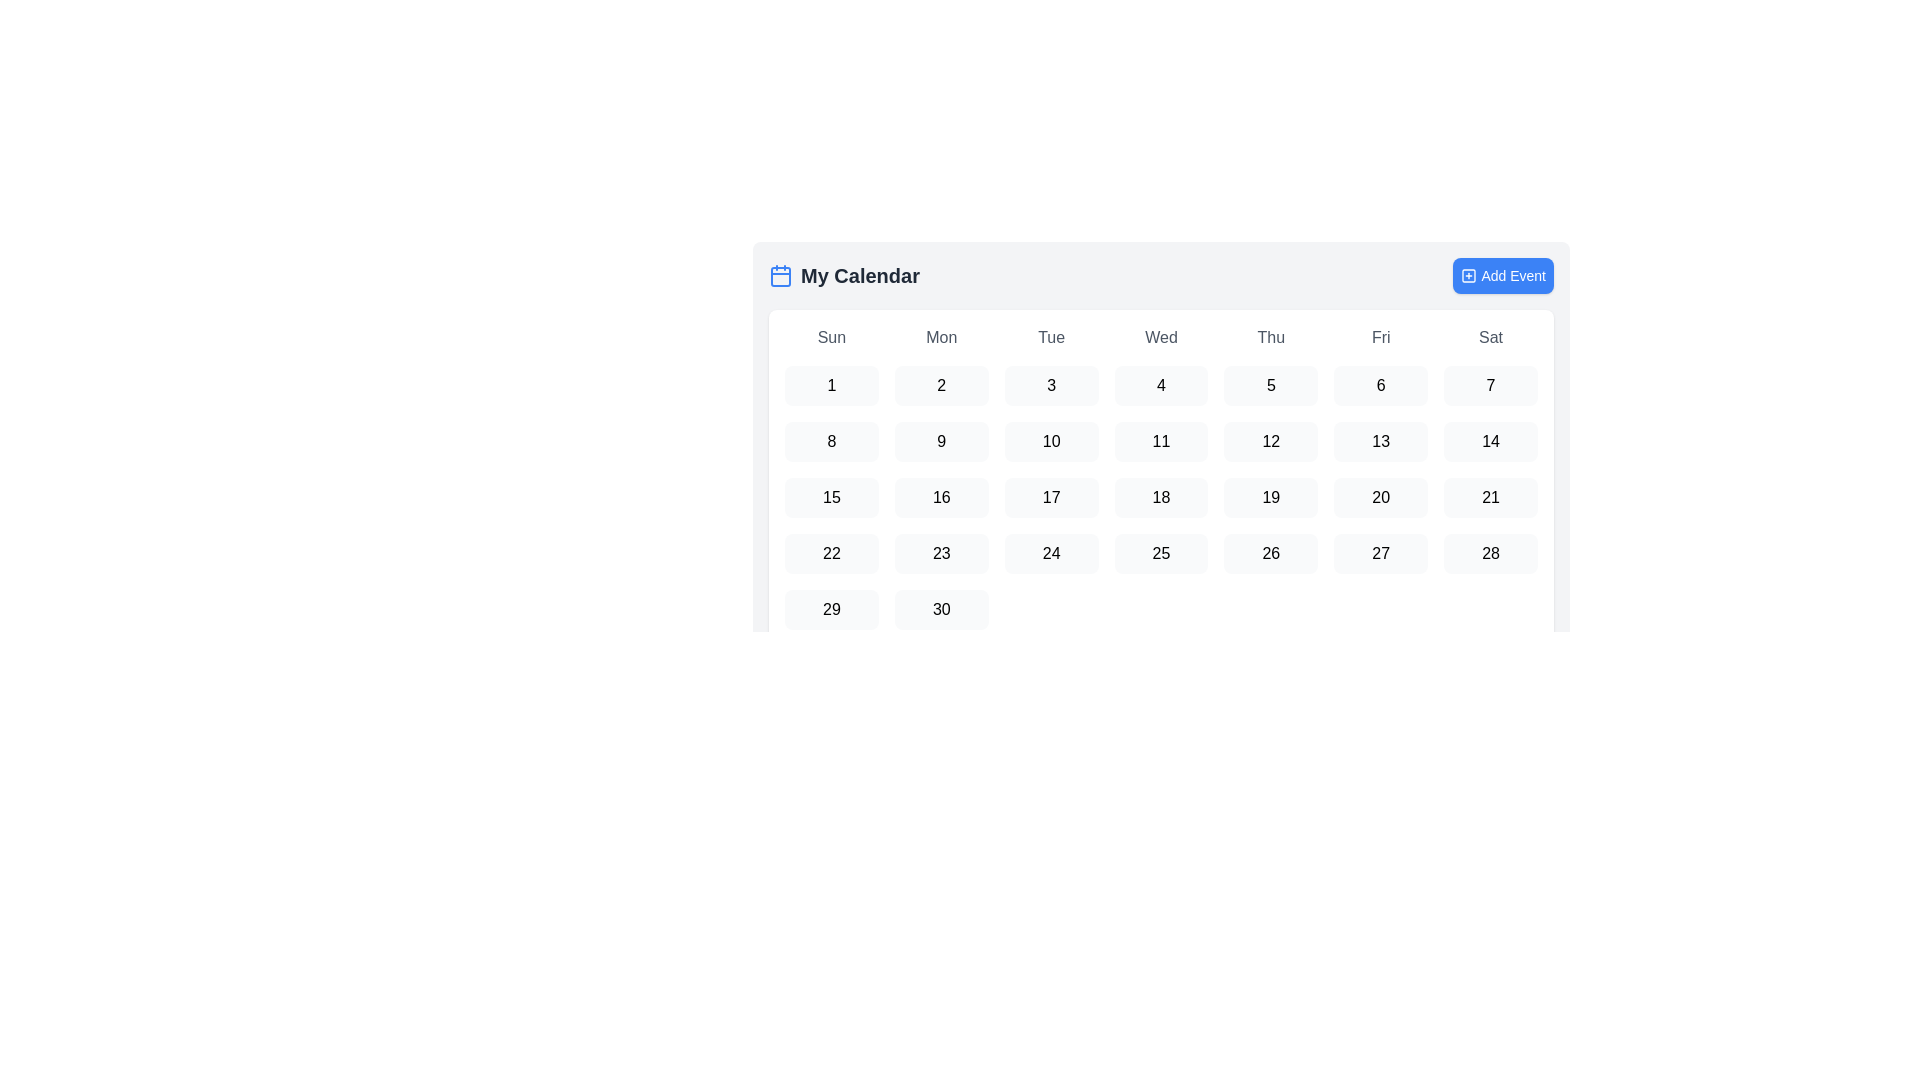 This screenshot has height=1080, width=1920. I want to click on the Text label indicating 'Monday' in the calendar interface, which is the second item in the list of day labels, positioned between 'Sun' and 'Tue', so click(940, 337).